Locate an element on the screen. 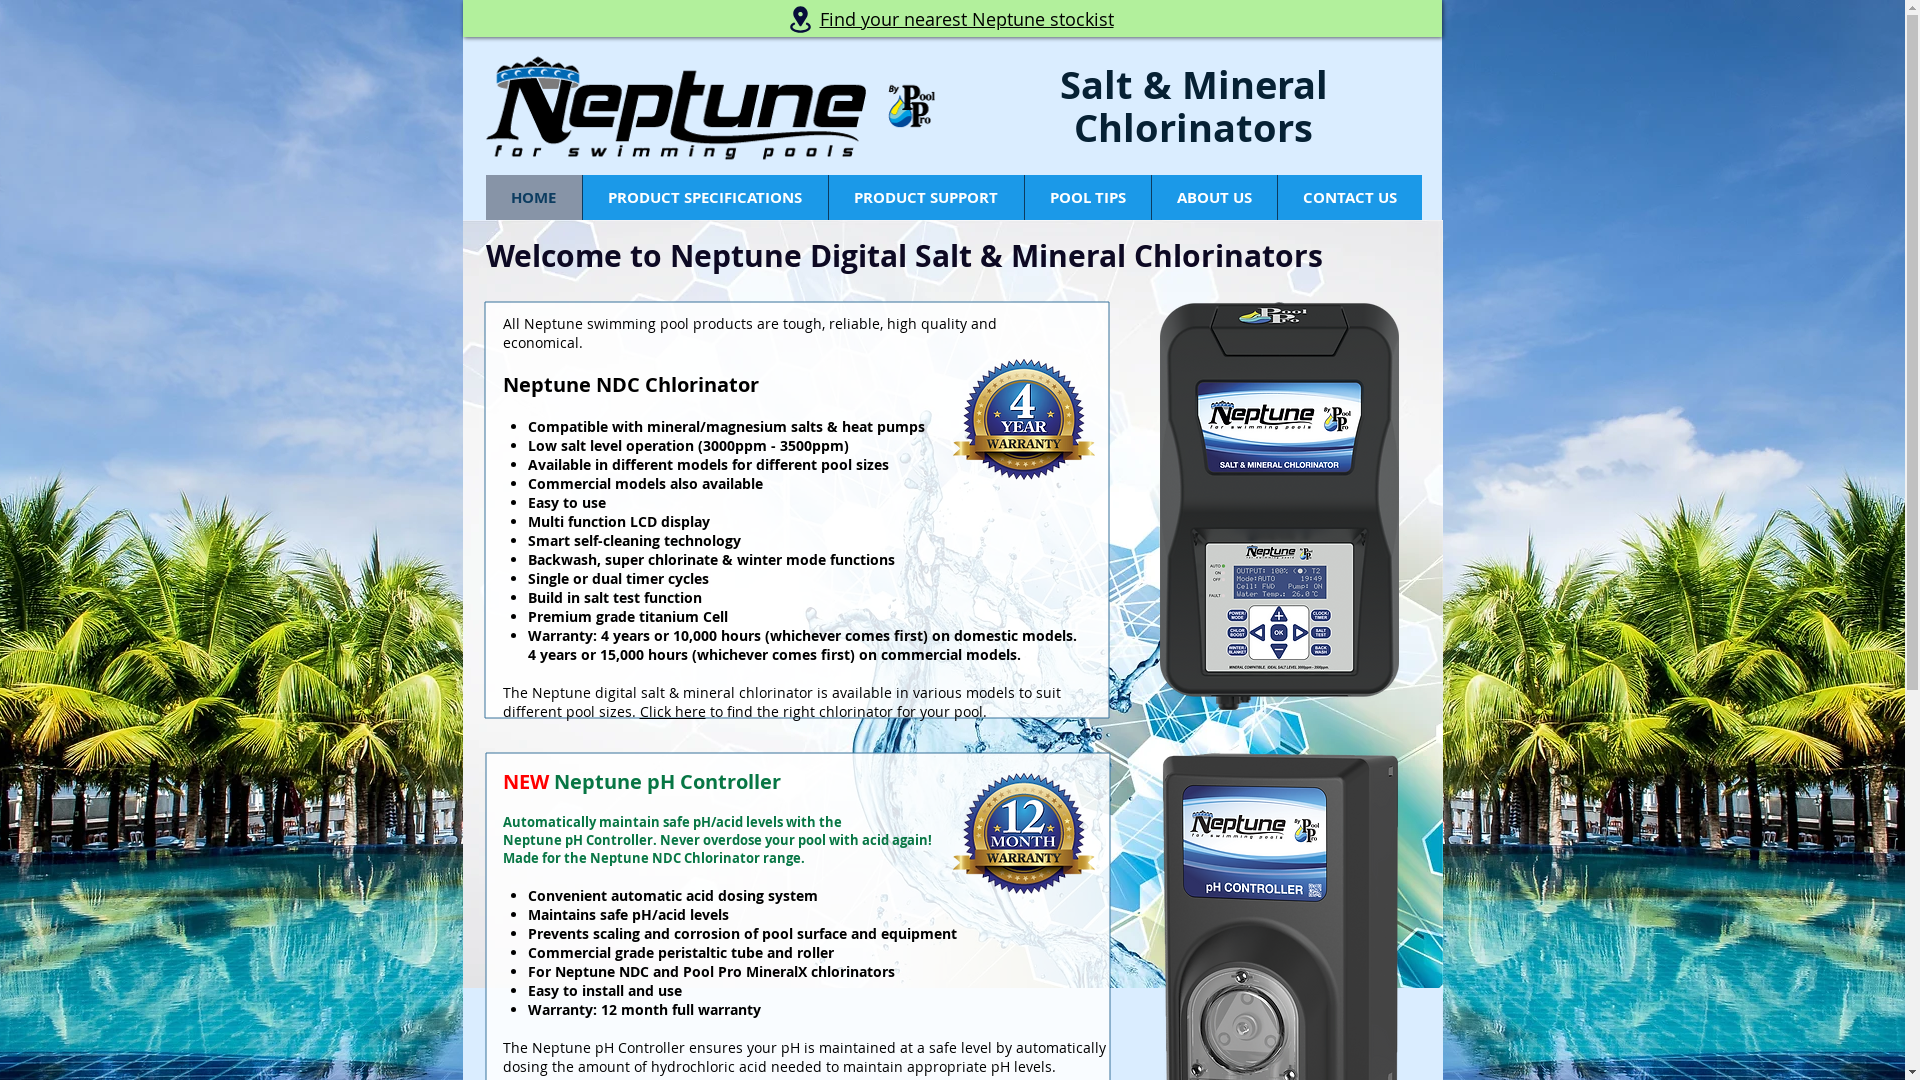 Image resolution: width=1920 pixels, height=1080 pixels. 'Find your nearest Neptune stockist' is located at coordinates (966, 20).